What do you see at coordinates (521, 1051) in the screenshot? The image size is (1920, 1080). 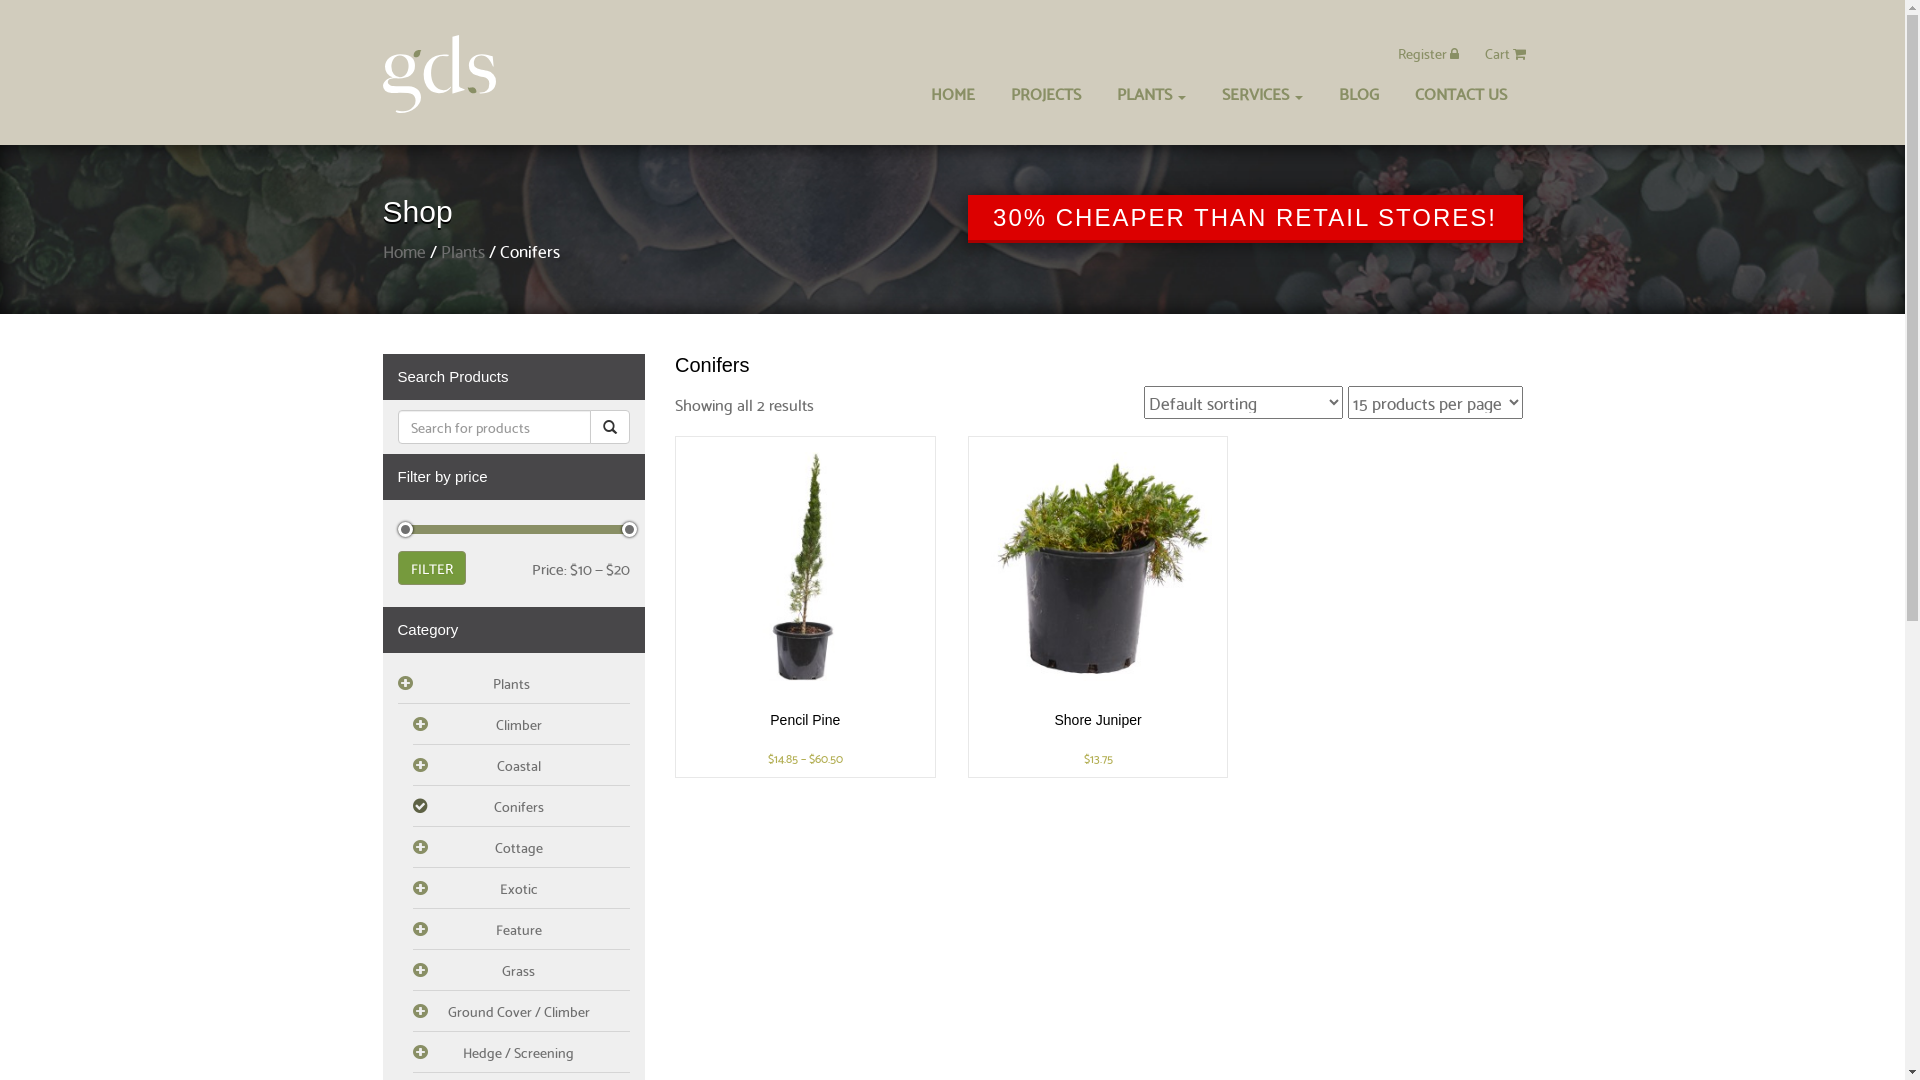 I see `'Hedge / Screening'` at bounding box center [521, 1051].